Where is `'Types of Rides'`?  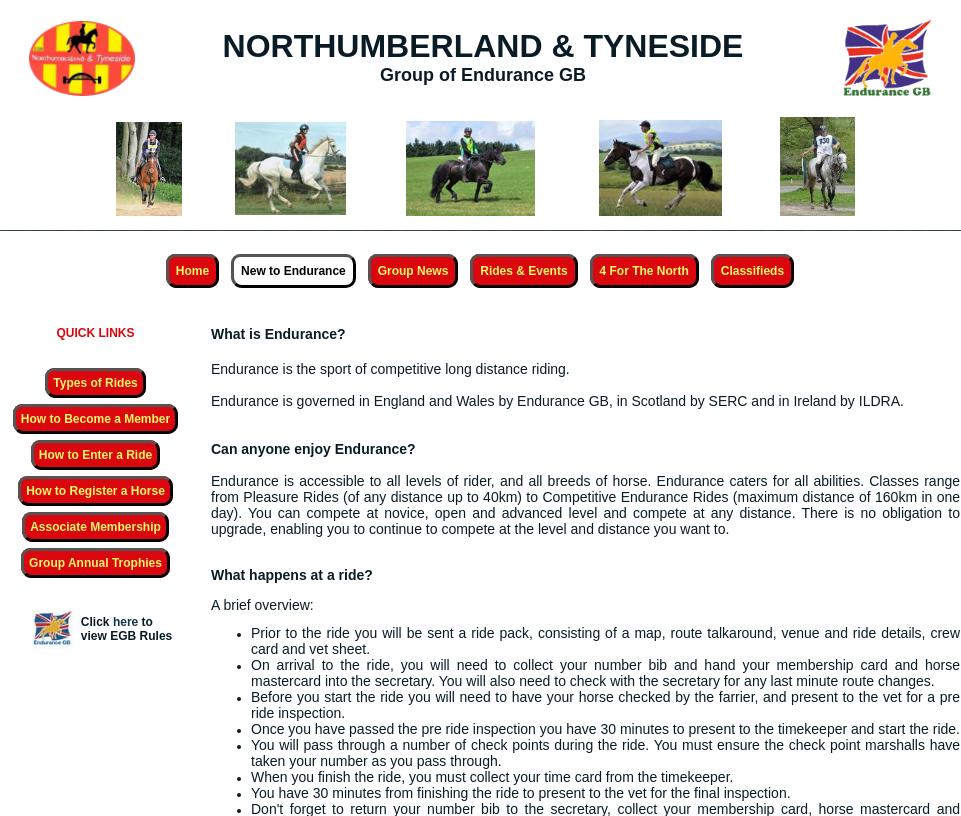 'Types of Rides' is located at coordinates (95, 383).